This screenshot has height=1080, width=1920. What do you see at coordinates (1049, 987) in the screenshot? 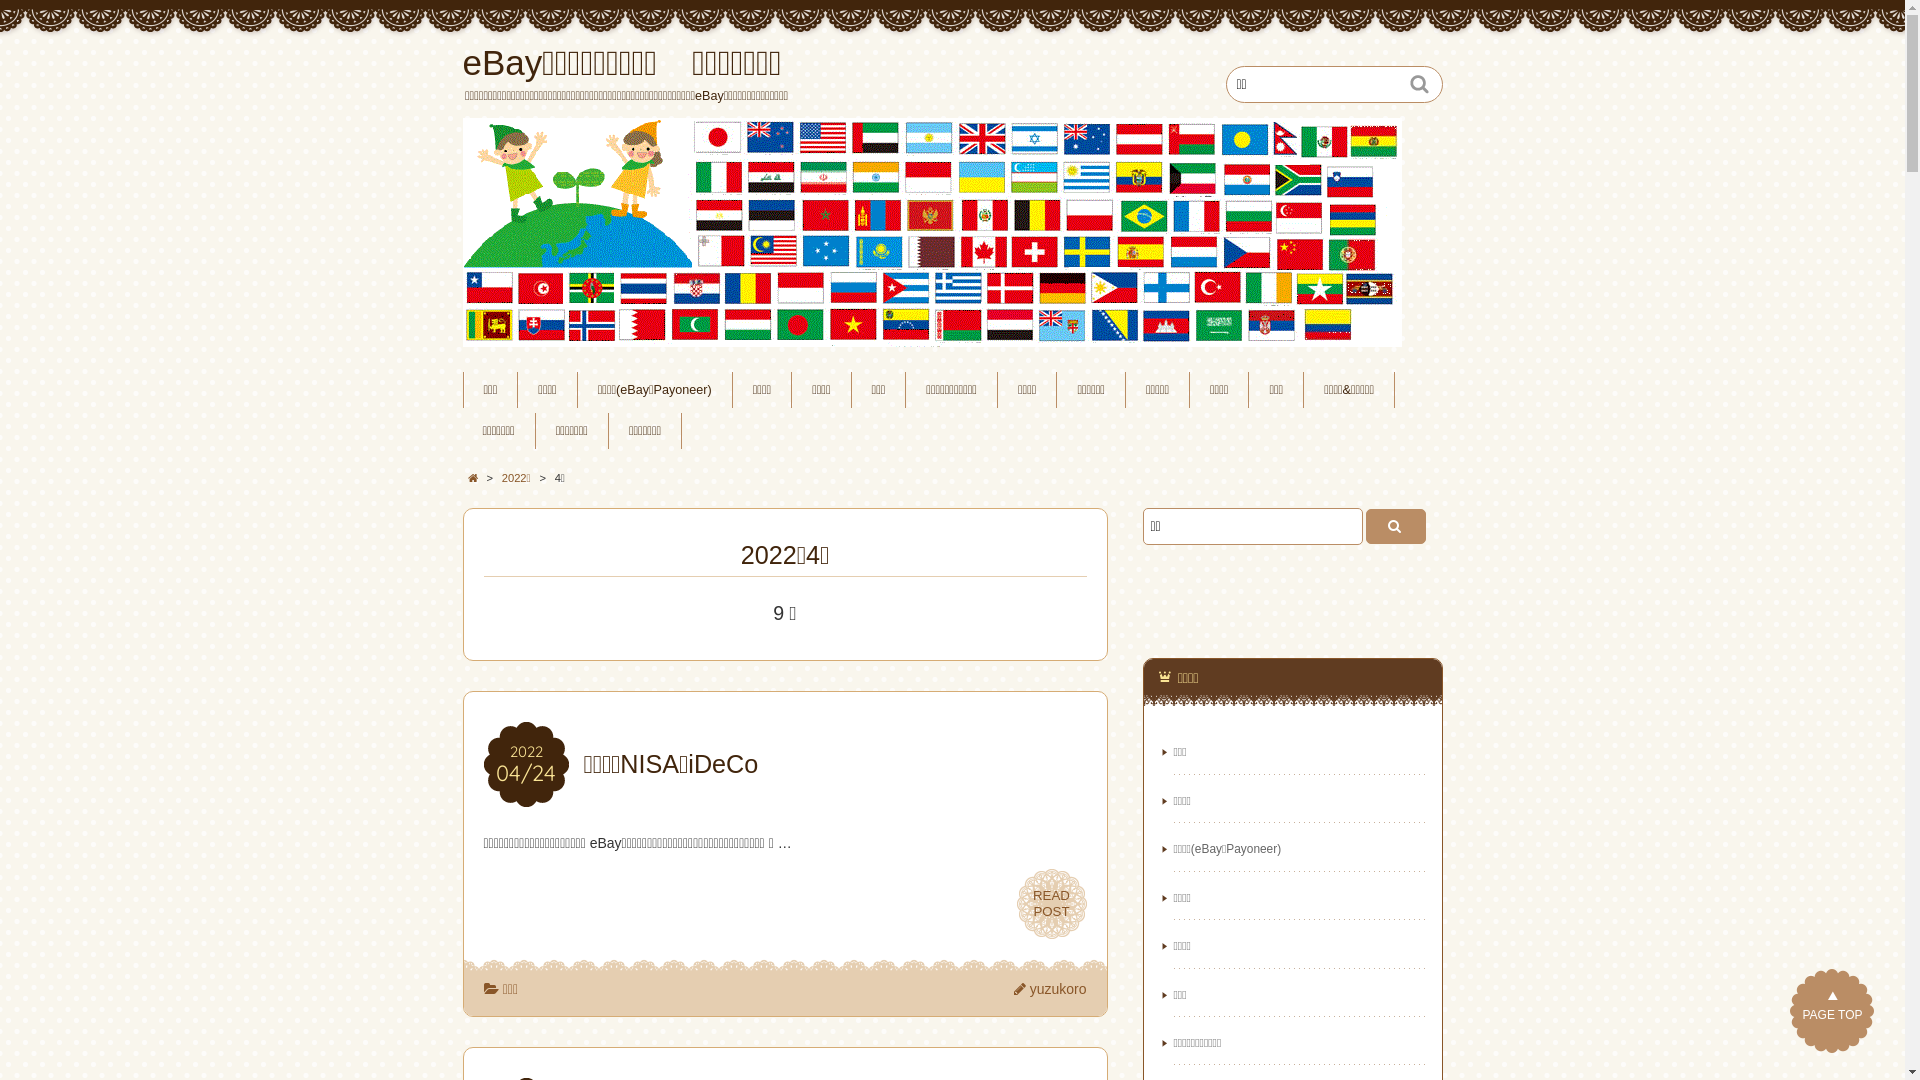
I see `'yuzukoro'` at bounding box center [1049, 987].